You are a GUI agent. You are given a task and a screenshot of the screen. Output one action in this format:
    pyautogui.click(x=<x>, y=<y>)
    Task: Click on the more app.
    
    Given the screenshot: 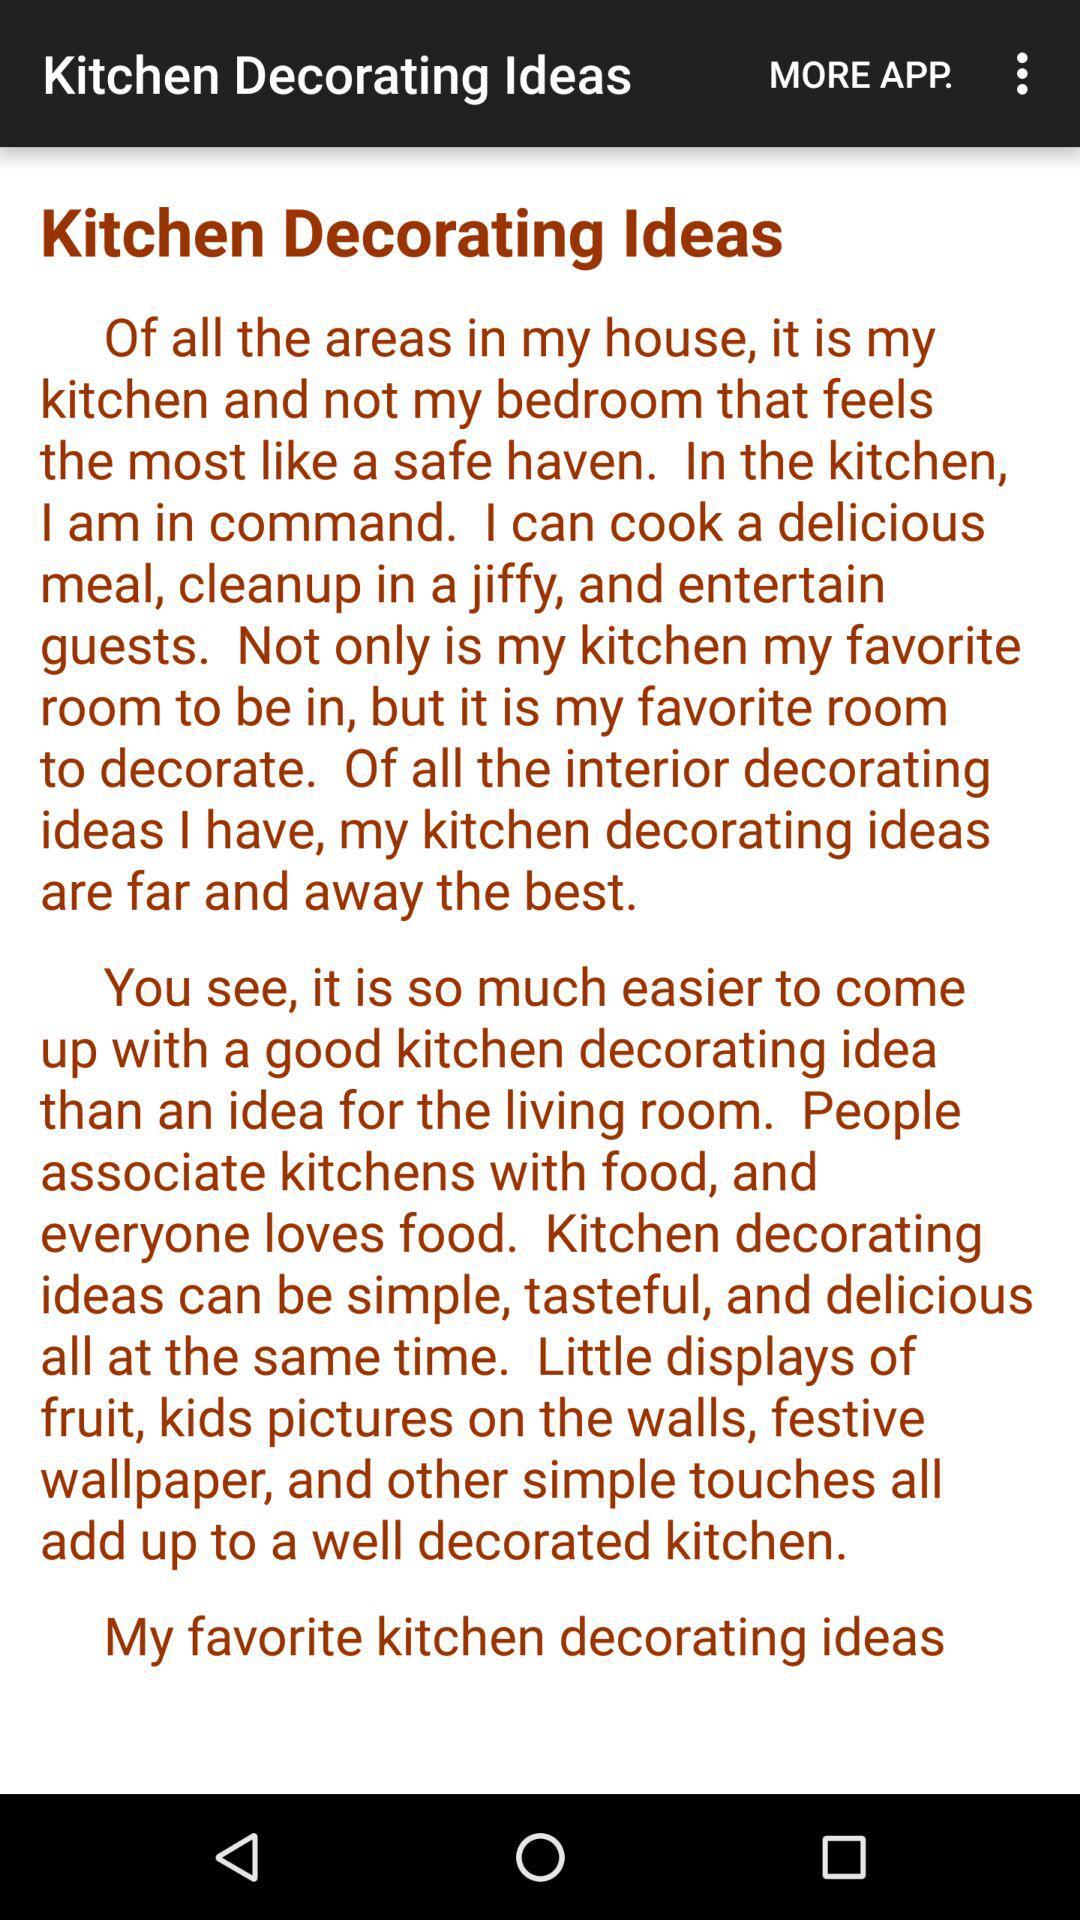 What is the action you would take?
    pyautogui.click(x=860, y=73)
    